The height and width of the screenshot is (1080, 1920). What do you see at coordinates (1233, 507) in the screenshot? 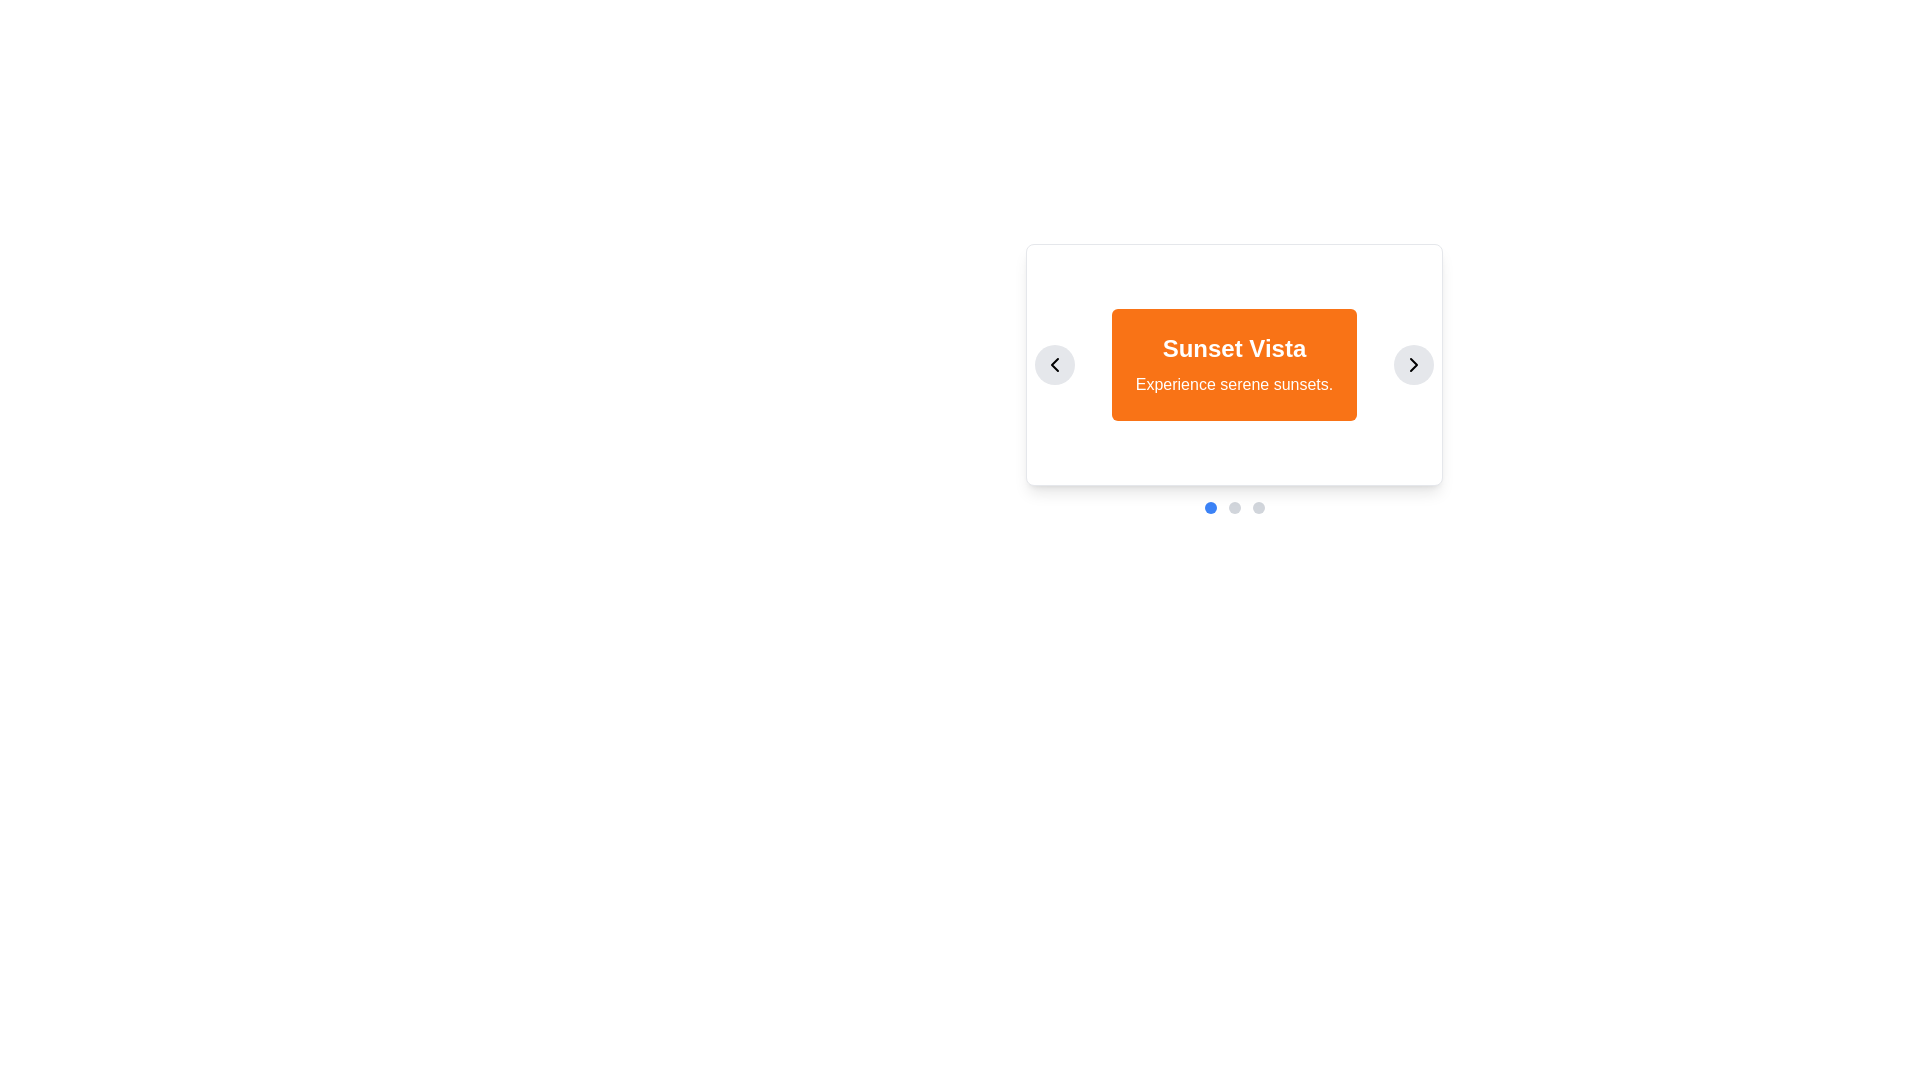
I see `the second circular navigation dot, which is light gray and positioned centrally under the carousel` at bounding box center [1233, 507].